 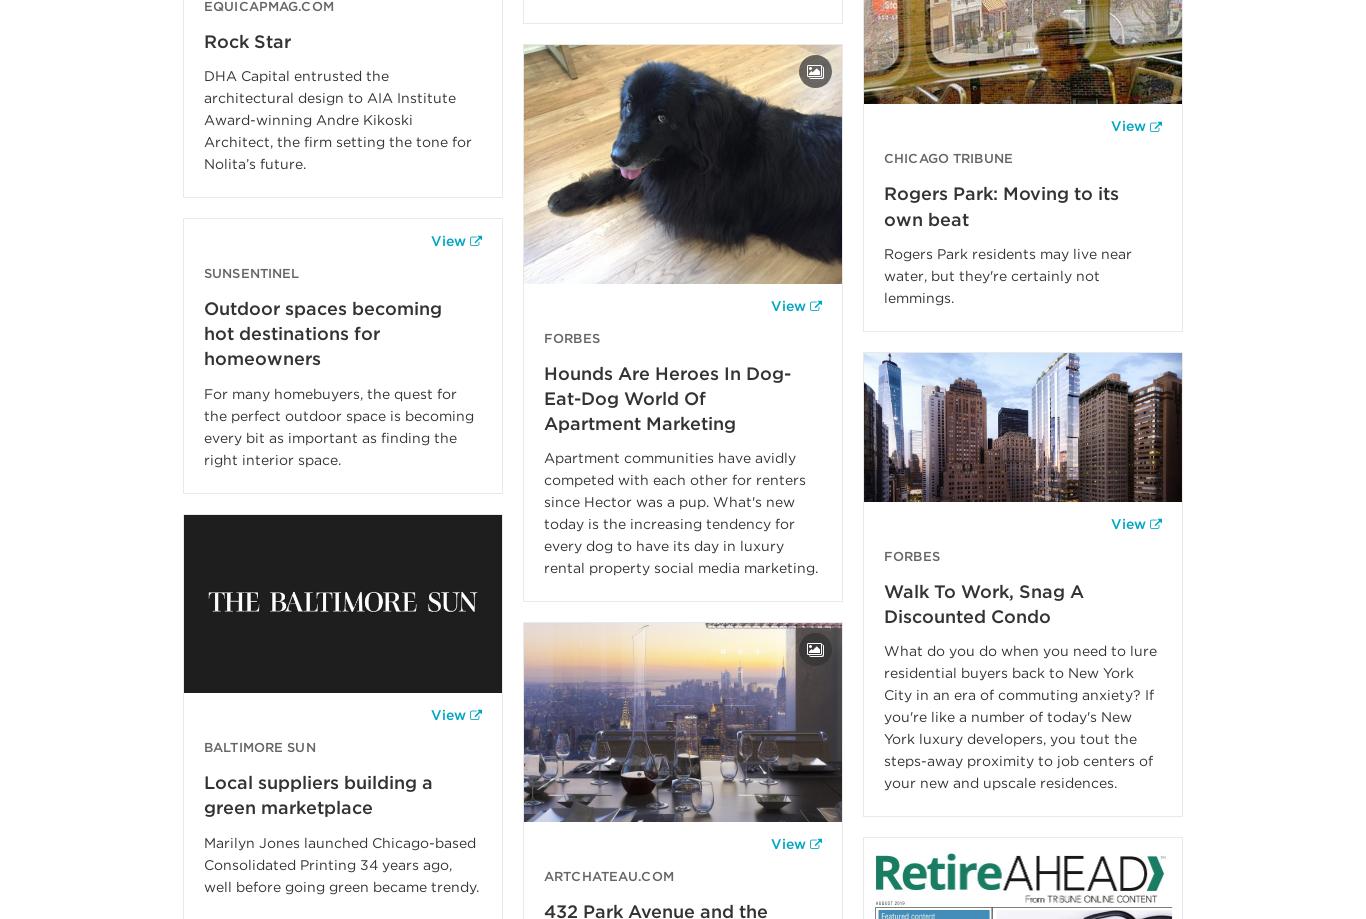 I want to click on 'Walk To Work, Snag A Discounted Condo', so click(x=984, y=603).